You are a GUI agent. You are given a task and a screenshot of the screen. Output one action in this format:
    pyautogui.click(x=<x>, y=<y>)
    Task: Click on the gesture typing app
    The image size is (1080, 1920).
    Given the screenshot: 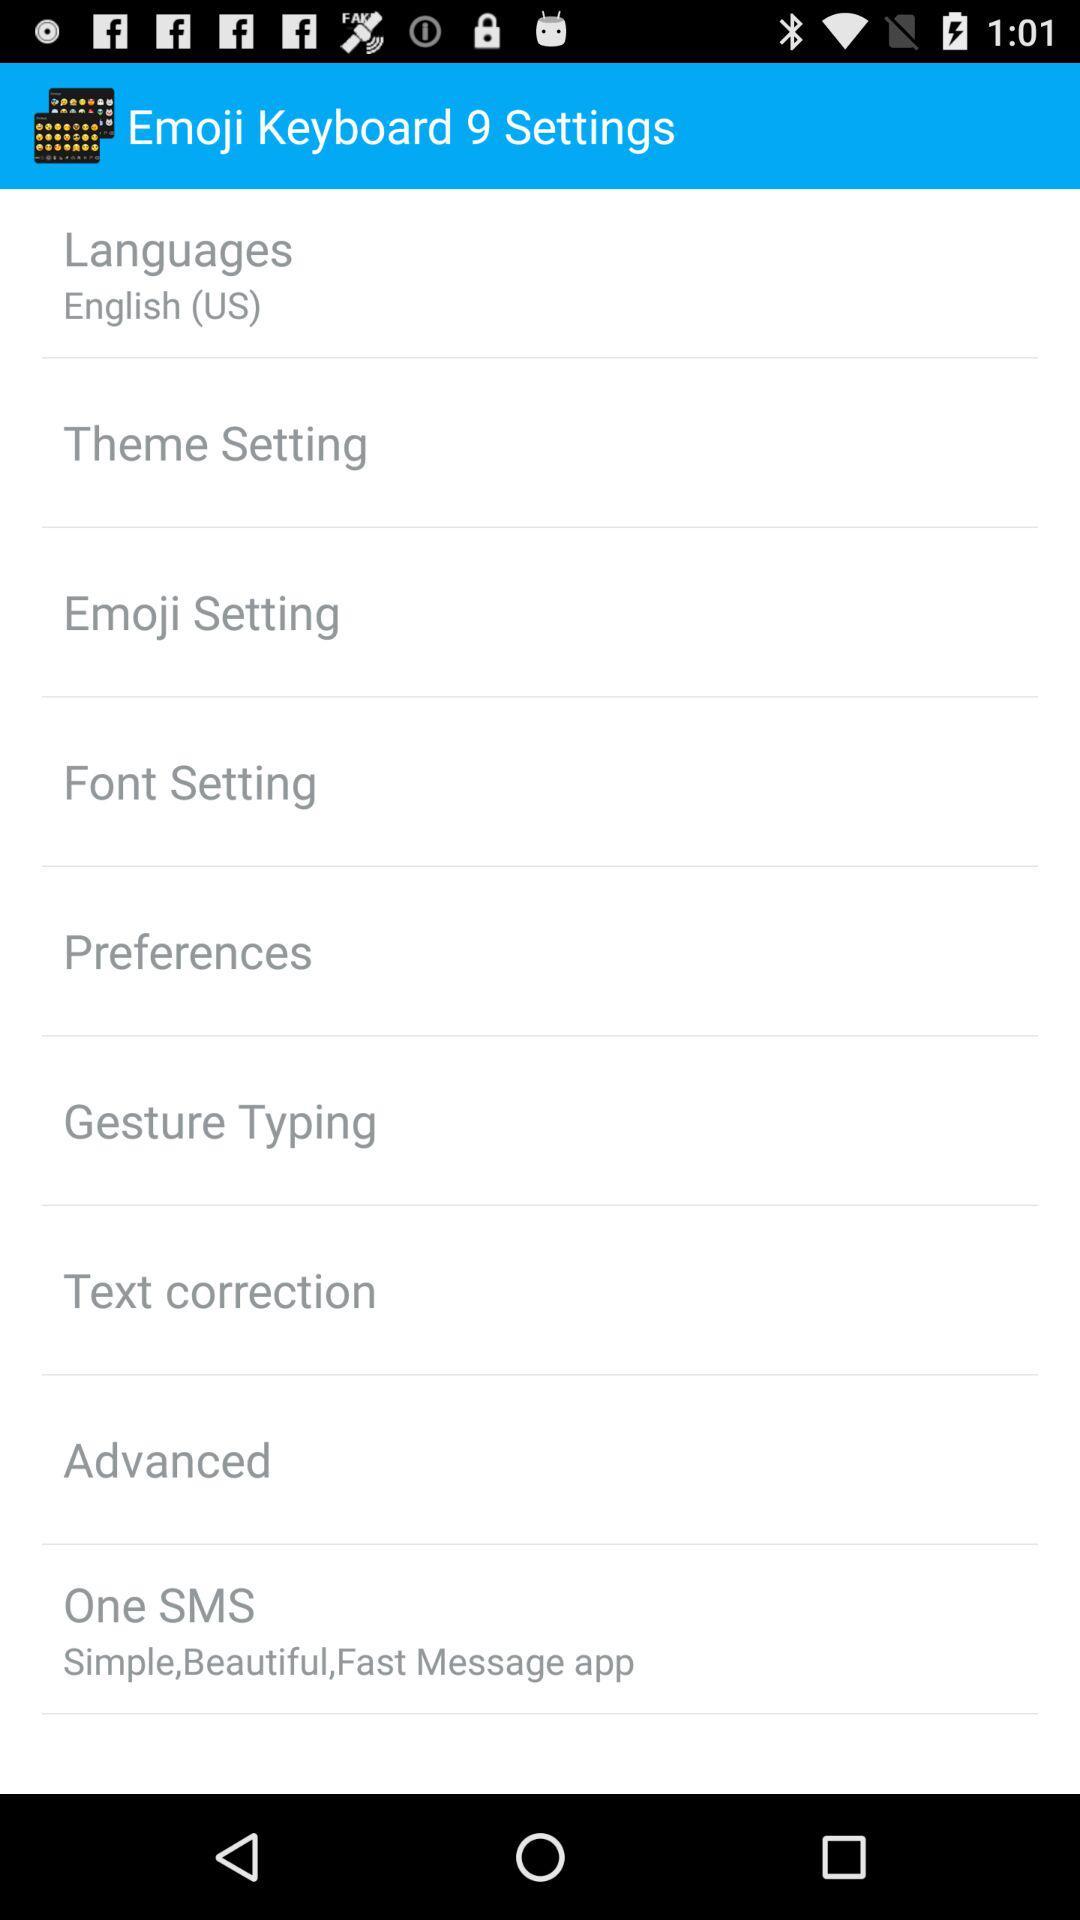 What is the action you would take?
    pyautogui.click(x=220, y=1120)
    